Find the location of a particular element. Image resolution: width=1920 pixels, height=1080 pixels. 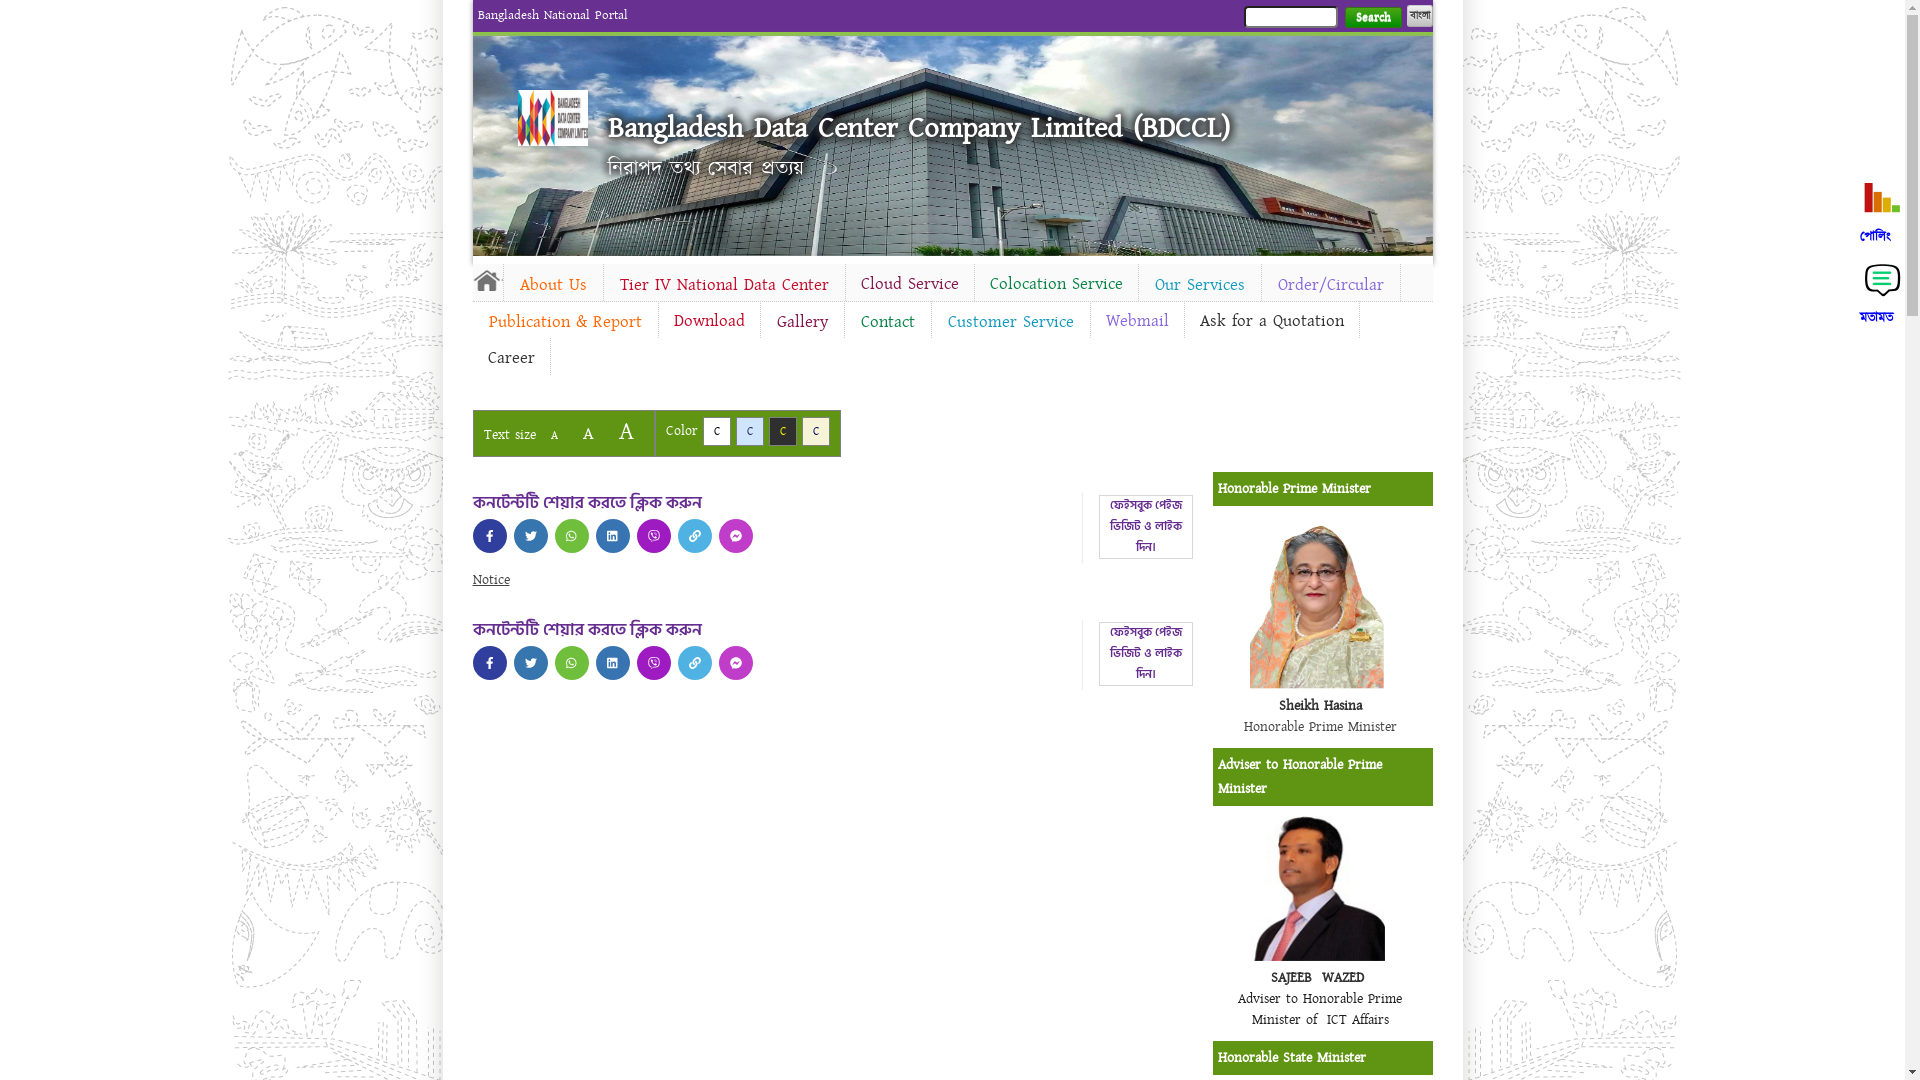

'C' is located at coordinates (781, 430).